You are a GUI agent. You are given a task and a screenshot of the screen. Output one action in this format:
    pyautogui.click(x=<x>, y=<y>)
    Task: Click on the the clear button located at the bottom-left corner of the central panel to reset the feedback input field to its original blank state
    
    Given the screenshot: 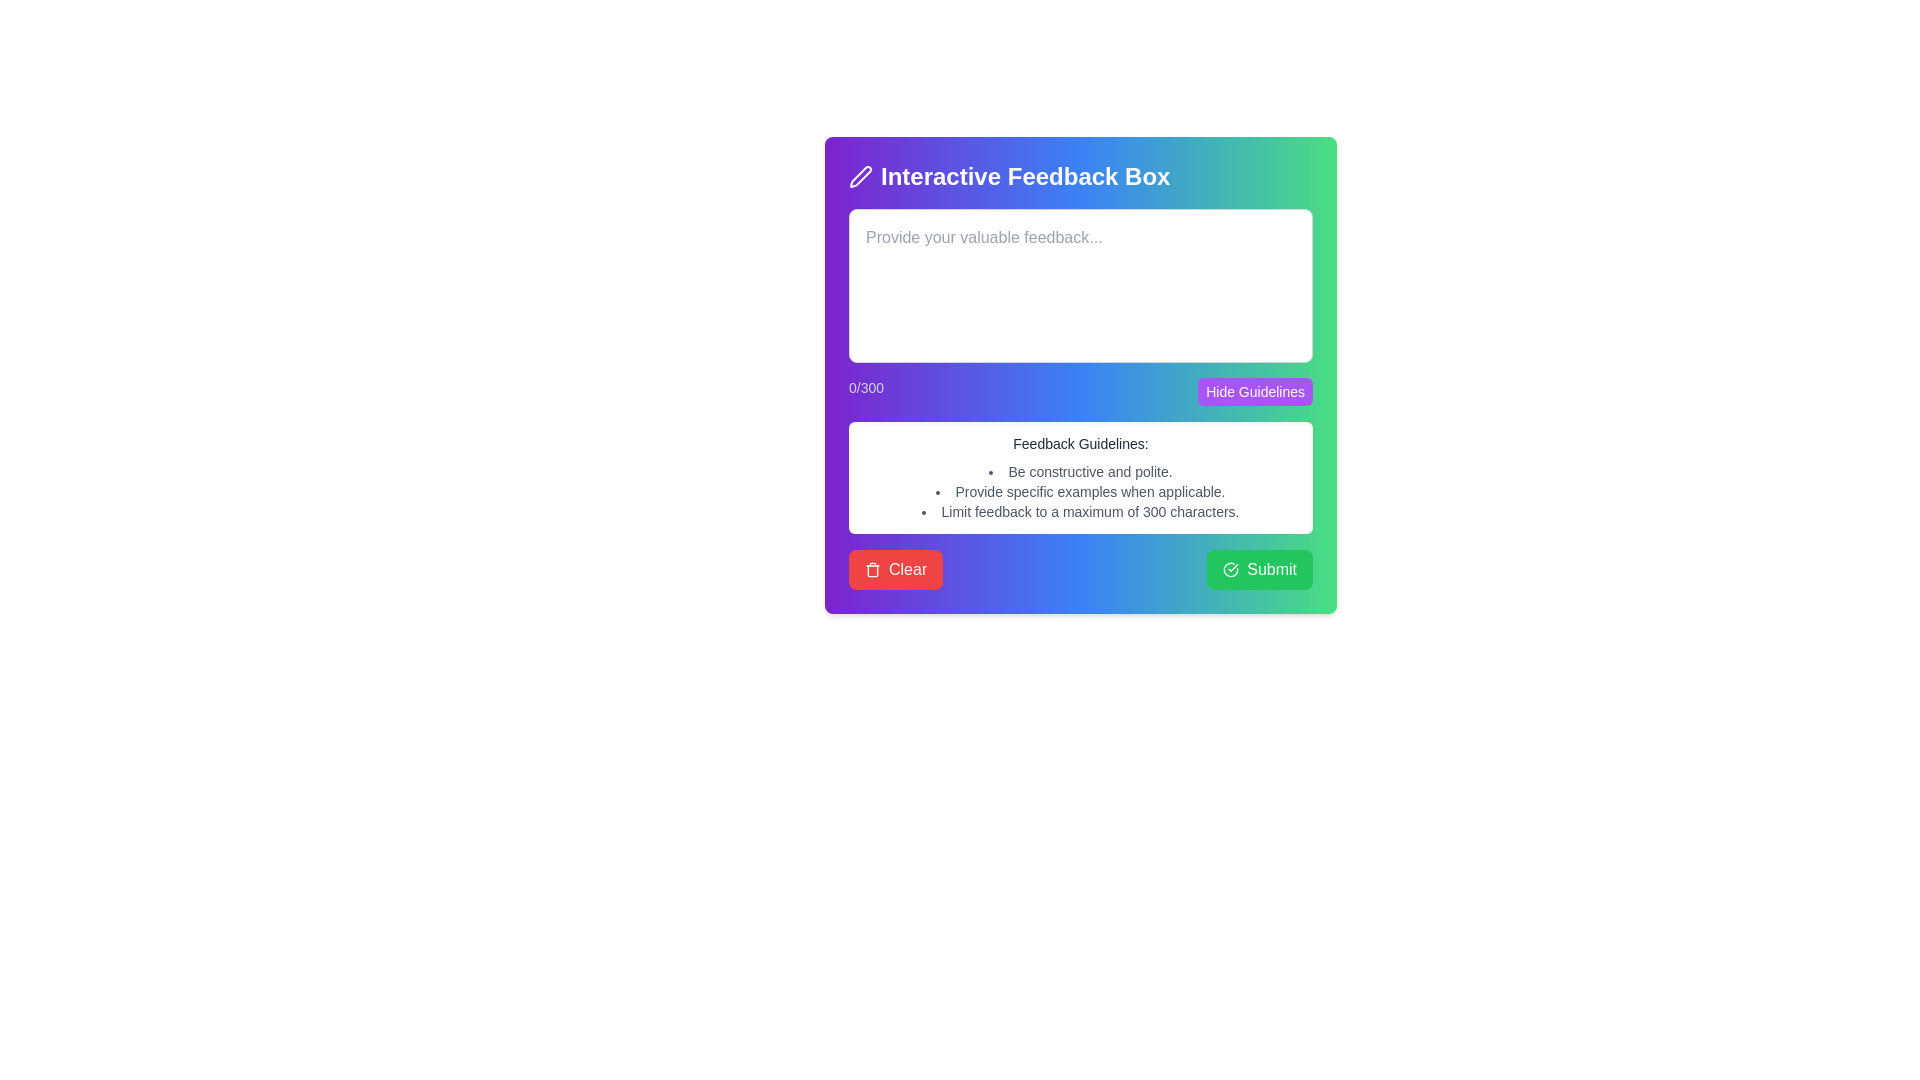 What is the action you would take?
    pyautogui.click(x=895, y=570)
    